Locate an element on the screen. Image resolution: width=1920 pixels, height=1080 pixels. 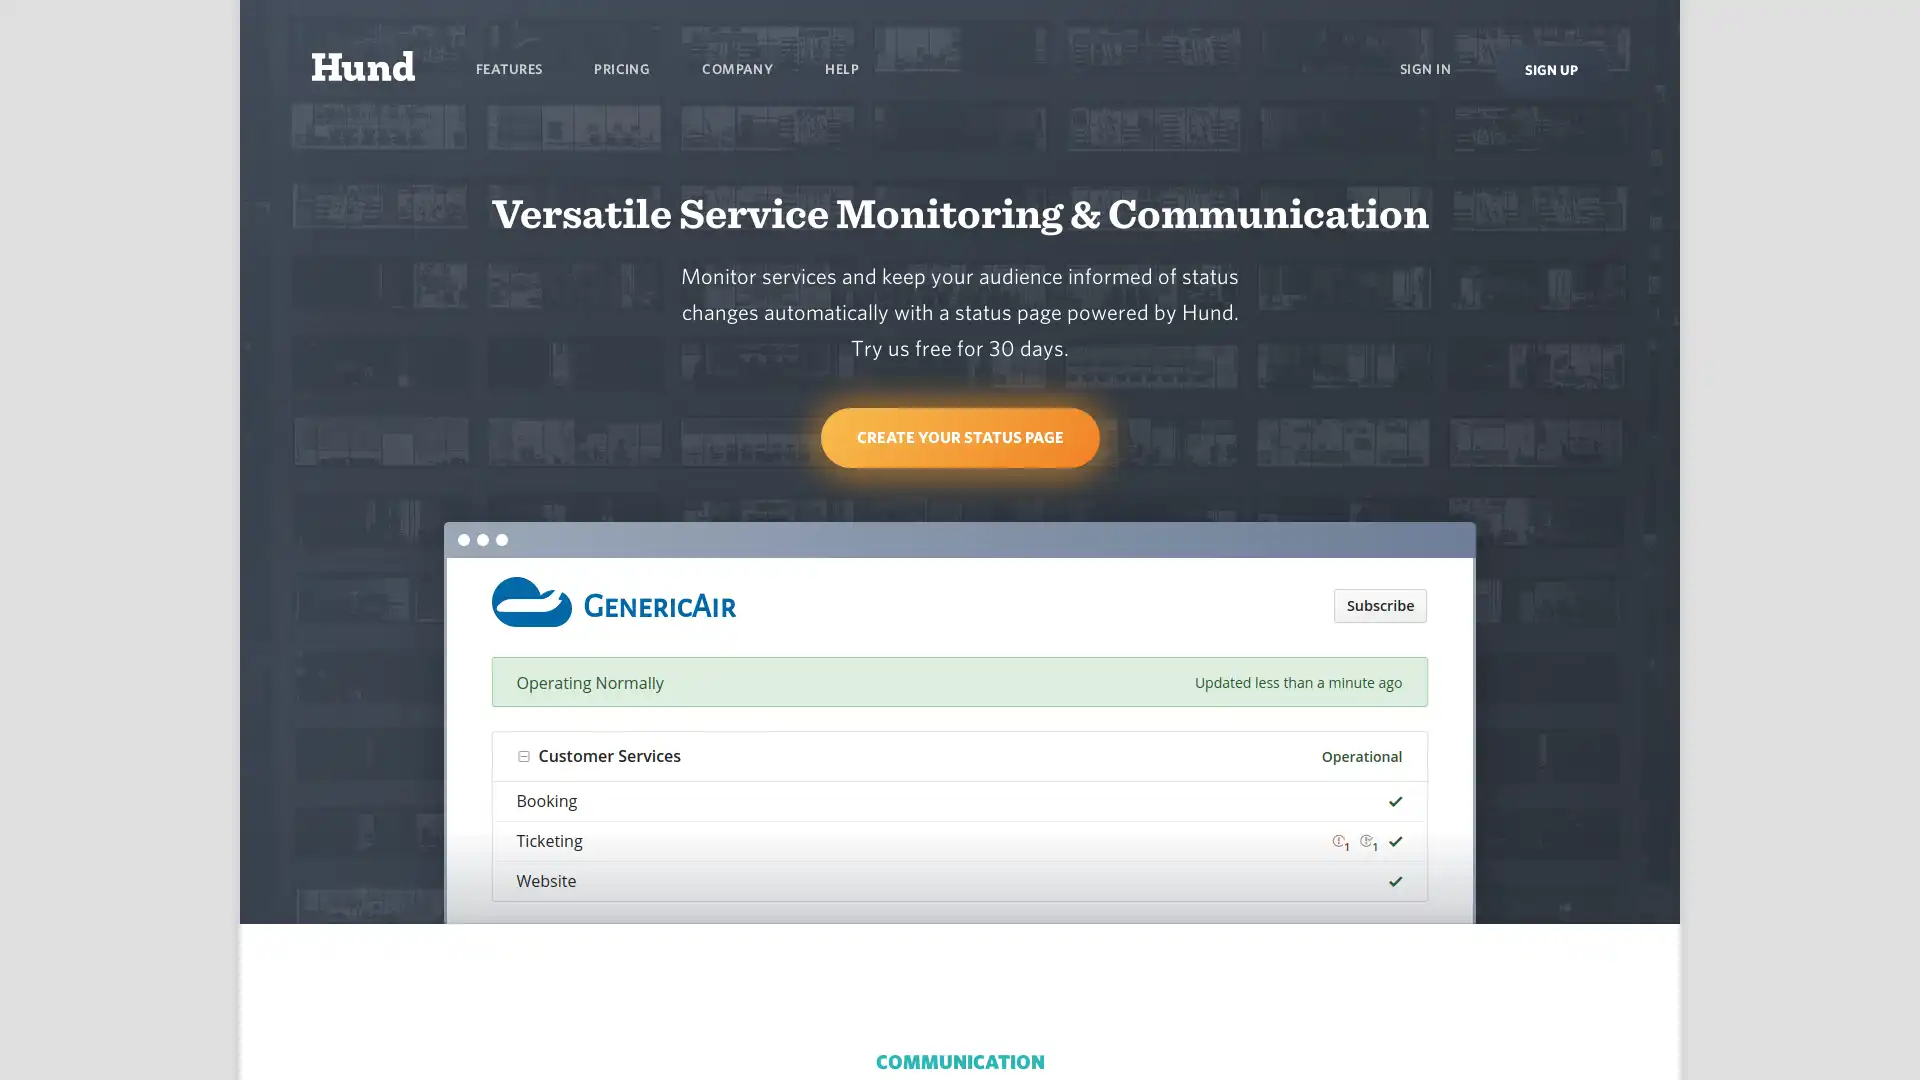
Open Intercom Messenger is located at coordinates (1869, 1029).